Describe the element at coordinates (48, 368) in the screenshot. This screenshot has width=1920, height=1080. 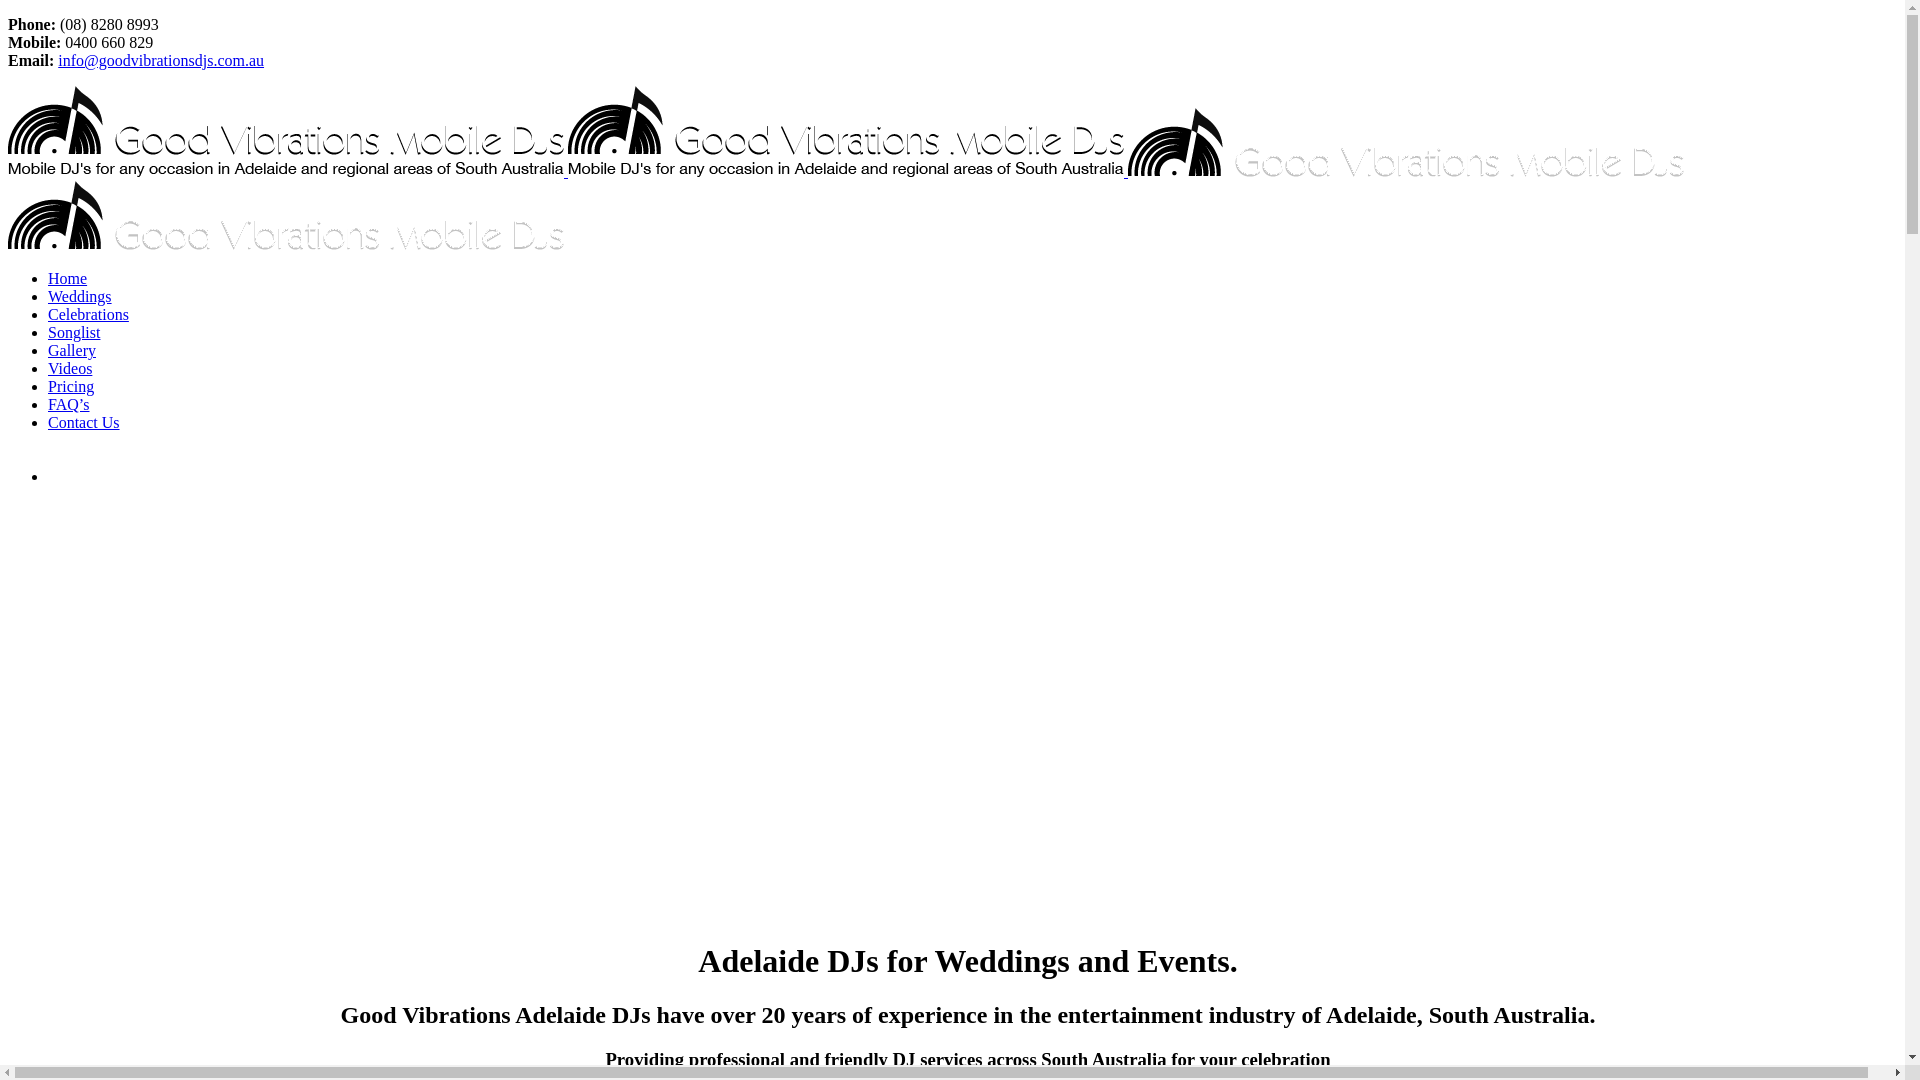
I see `'Videos'` at that location.